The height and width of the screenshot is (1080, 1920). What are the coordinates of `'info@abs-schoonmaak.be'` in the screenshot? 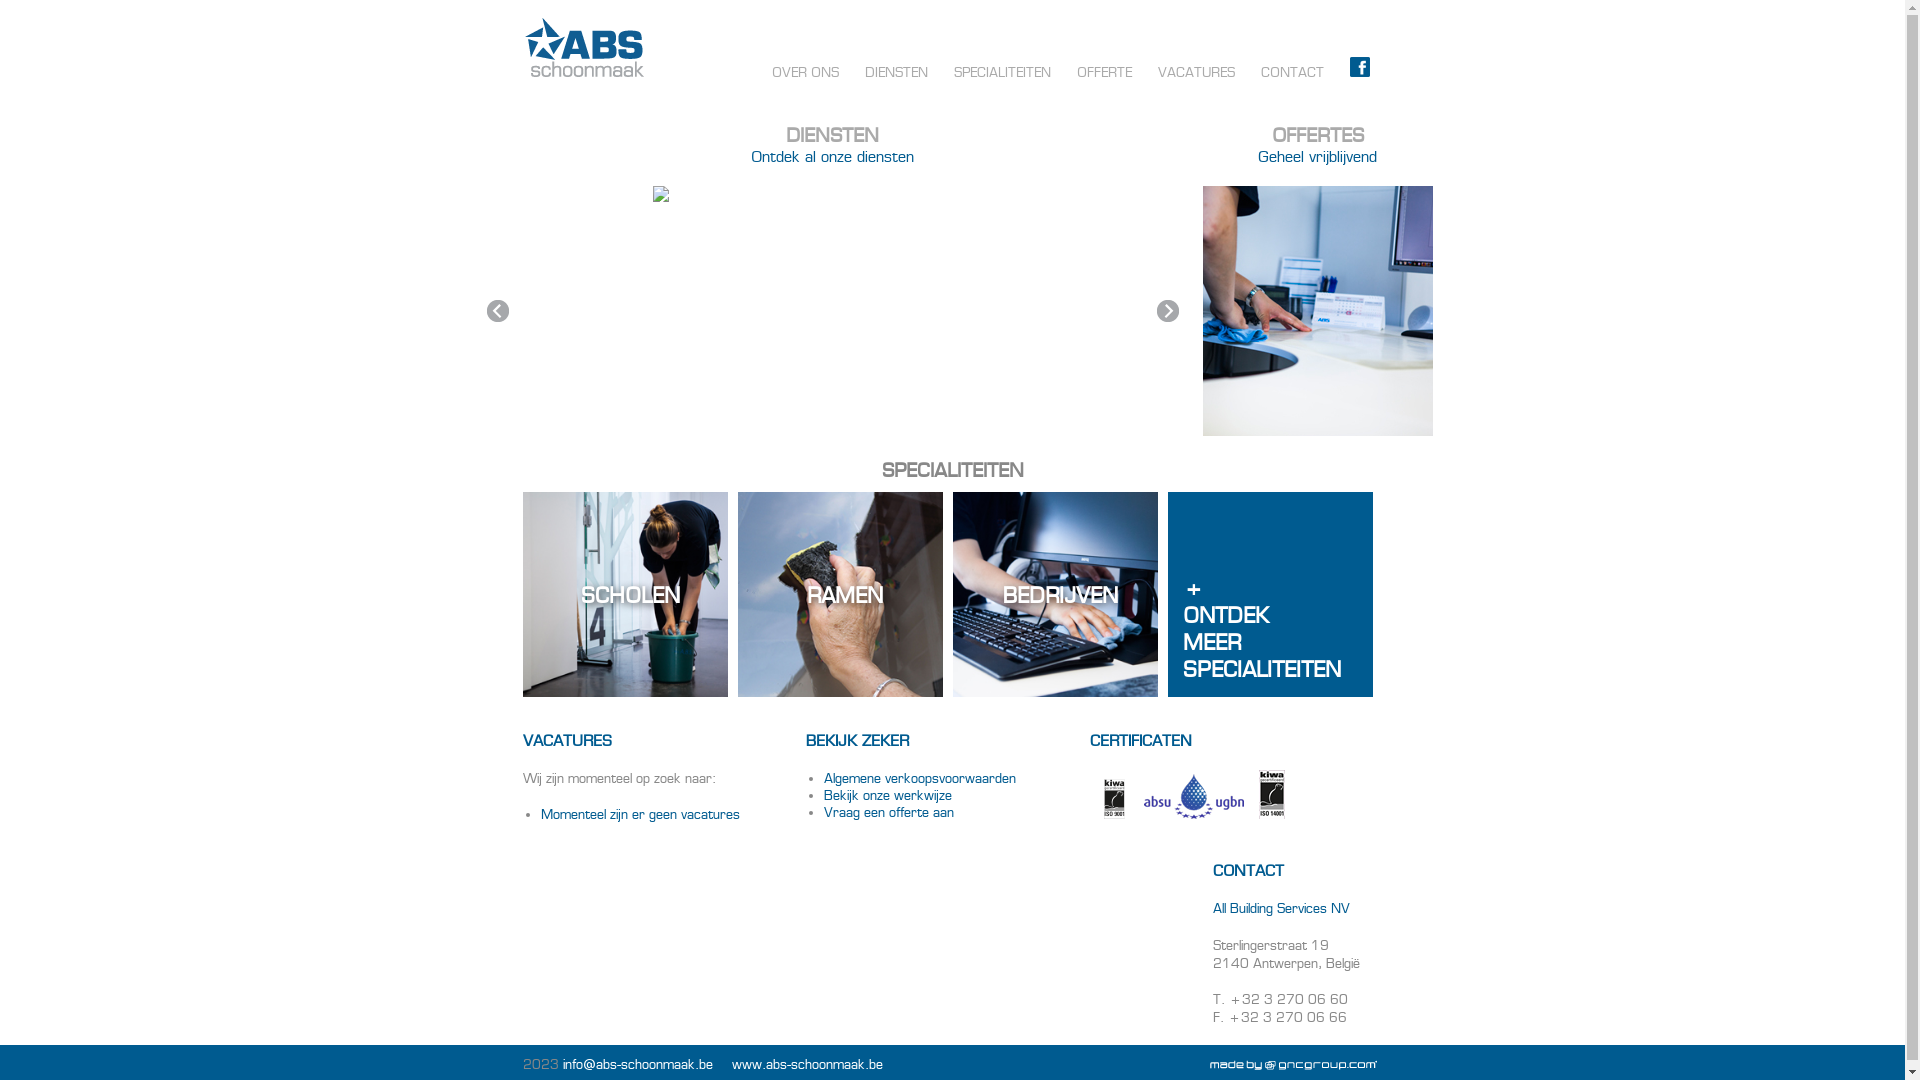 It's located at (636, 1063).